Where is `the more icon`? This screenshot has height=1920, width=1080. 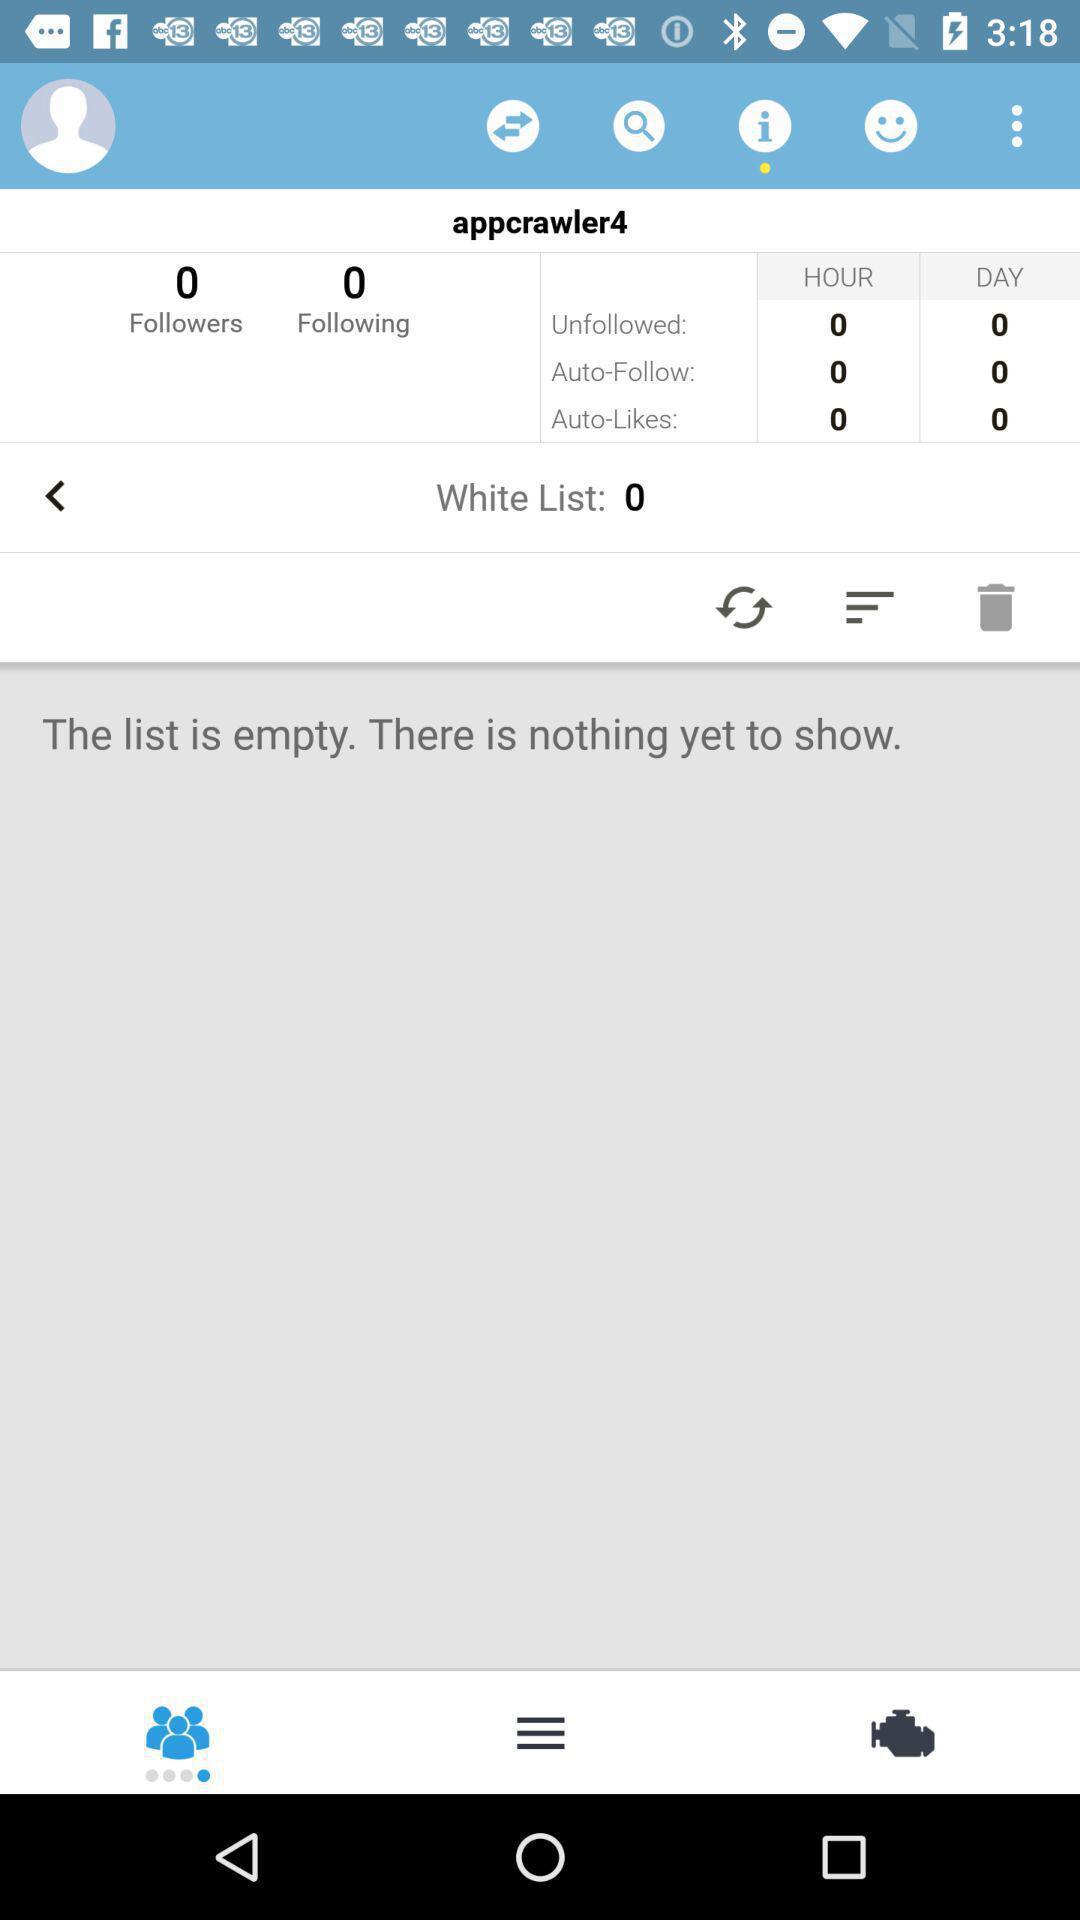 the more icon is located at coordinates (540, 1730).